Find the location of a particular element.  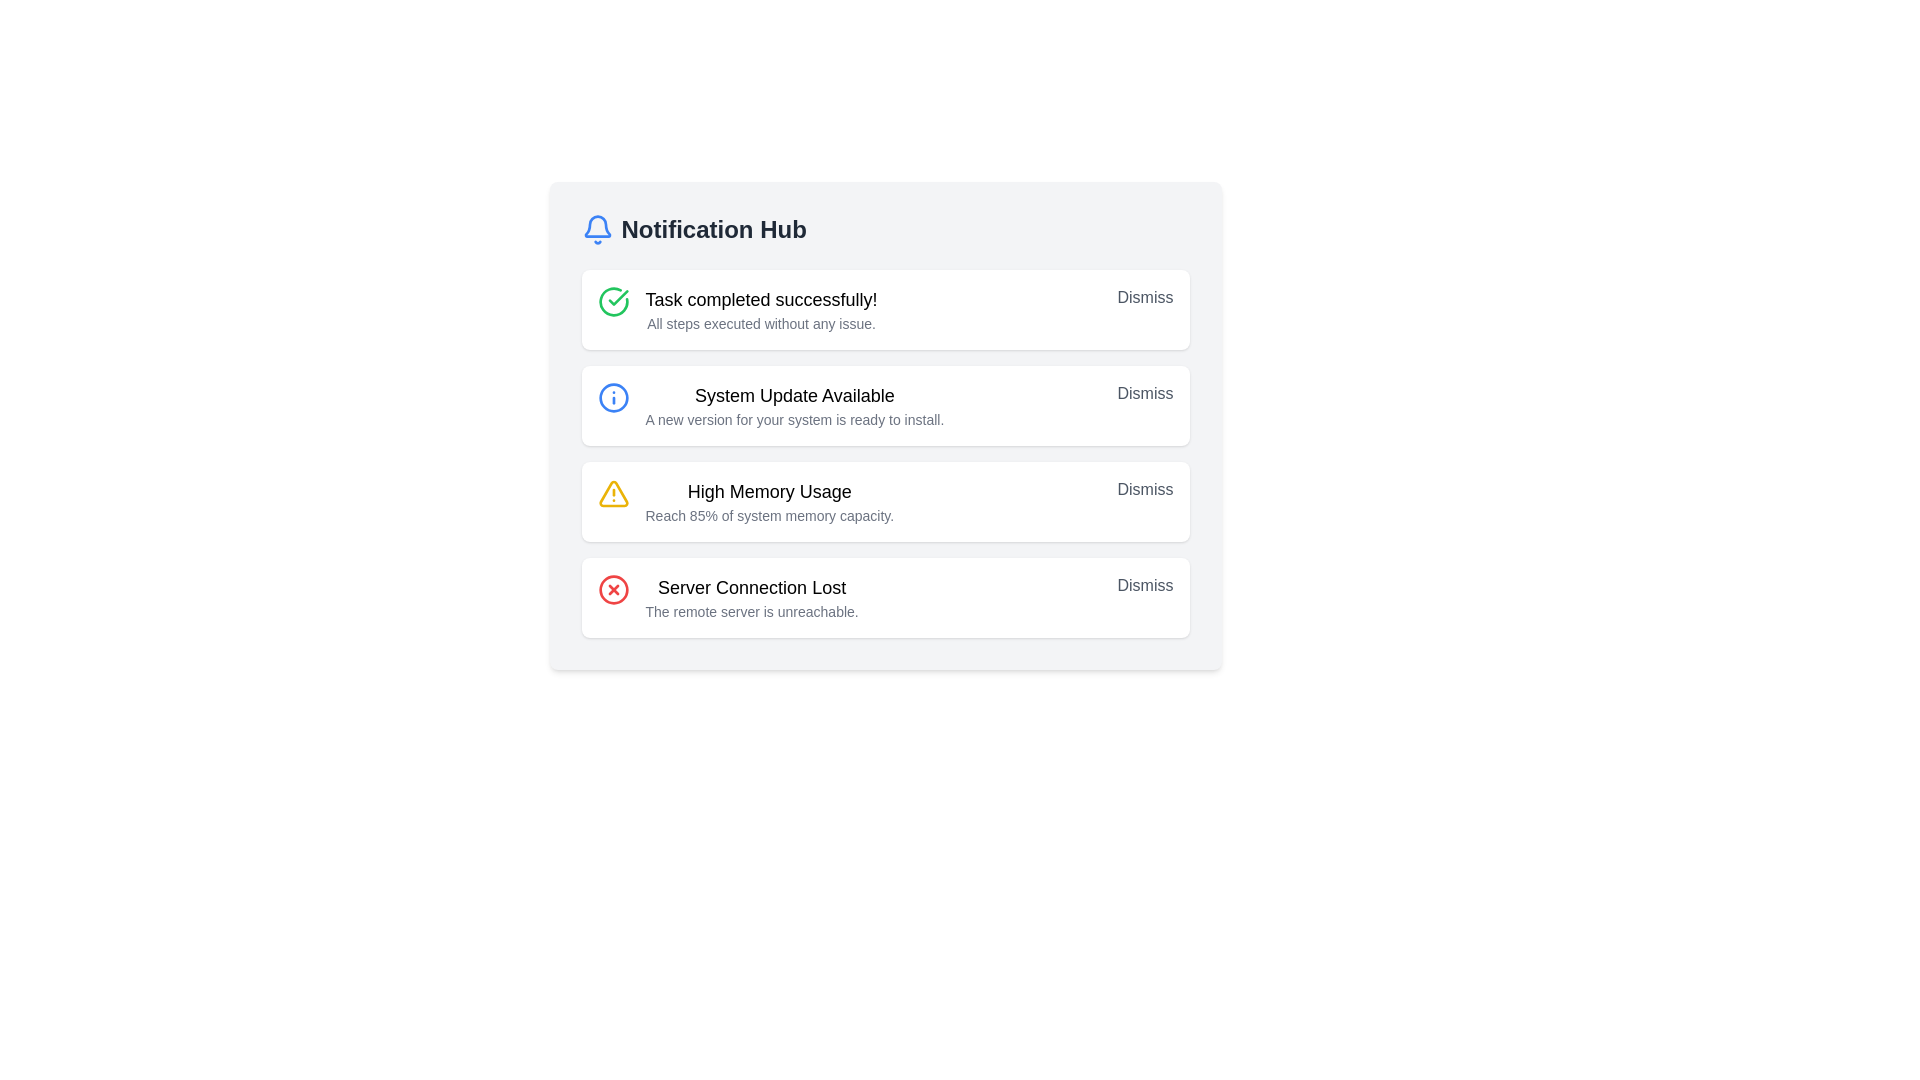

the gray text label stating 'Reach 85% of system memory capacity.' located in the third notification card of the 'Notification Hub' interface is located at coordinates (768, 515).